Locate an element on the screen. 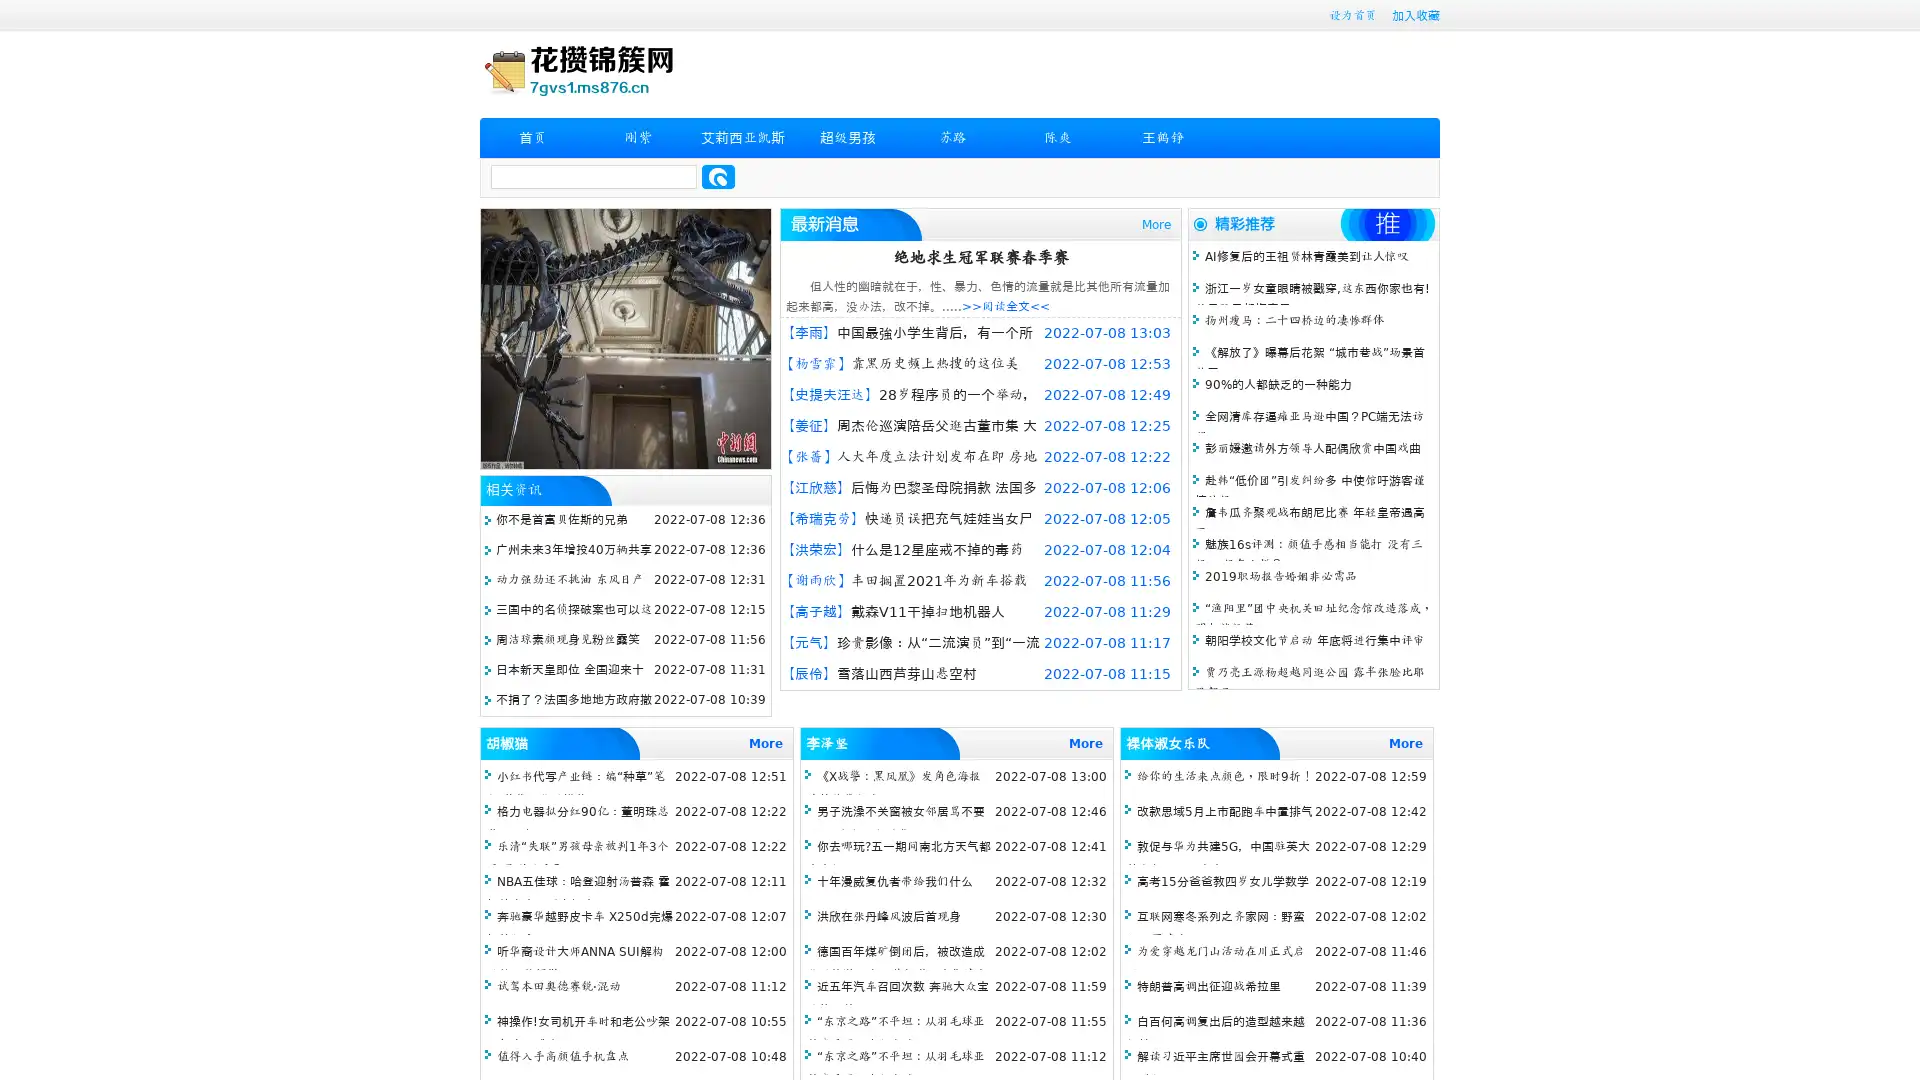 This screenshot has width=1920, height=1080. Search is located at coordinates (718, 176).